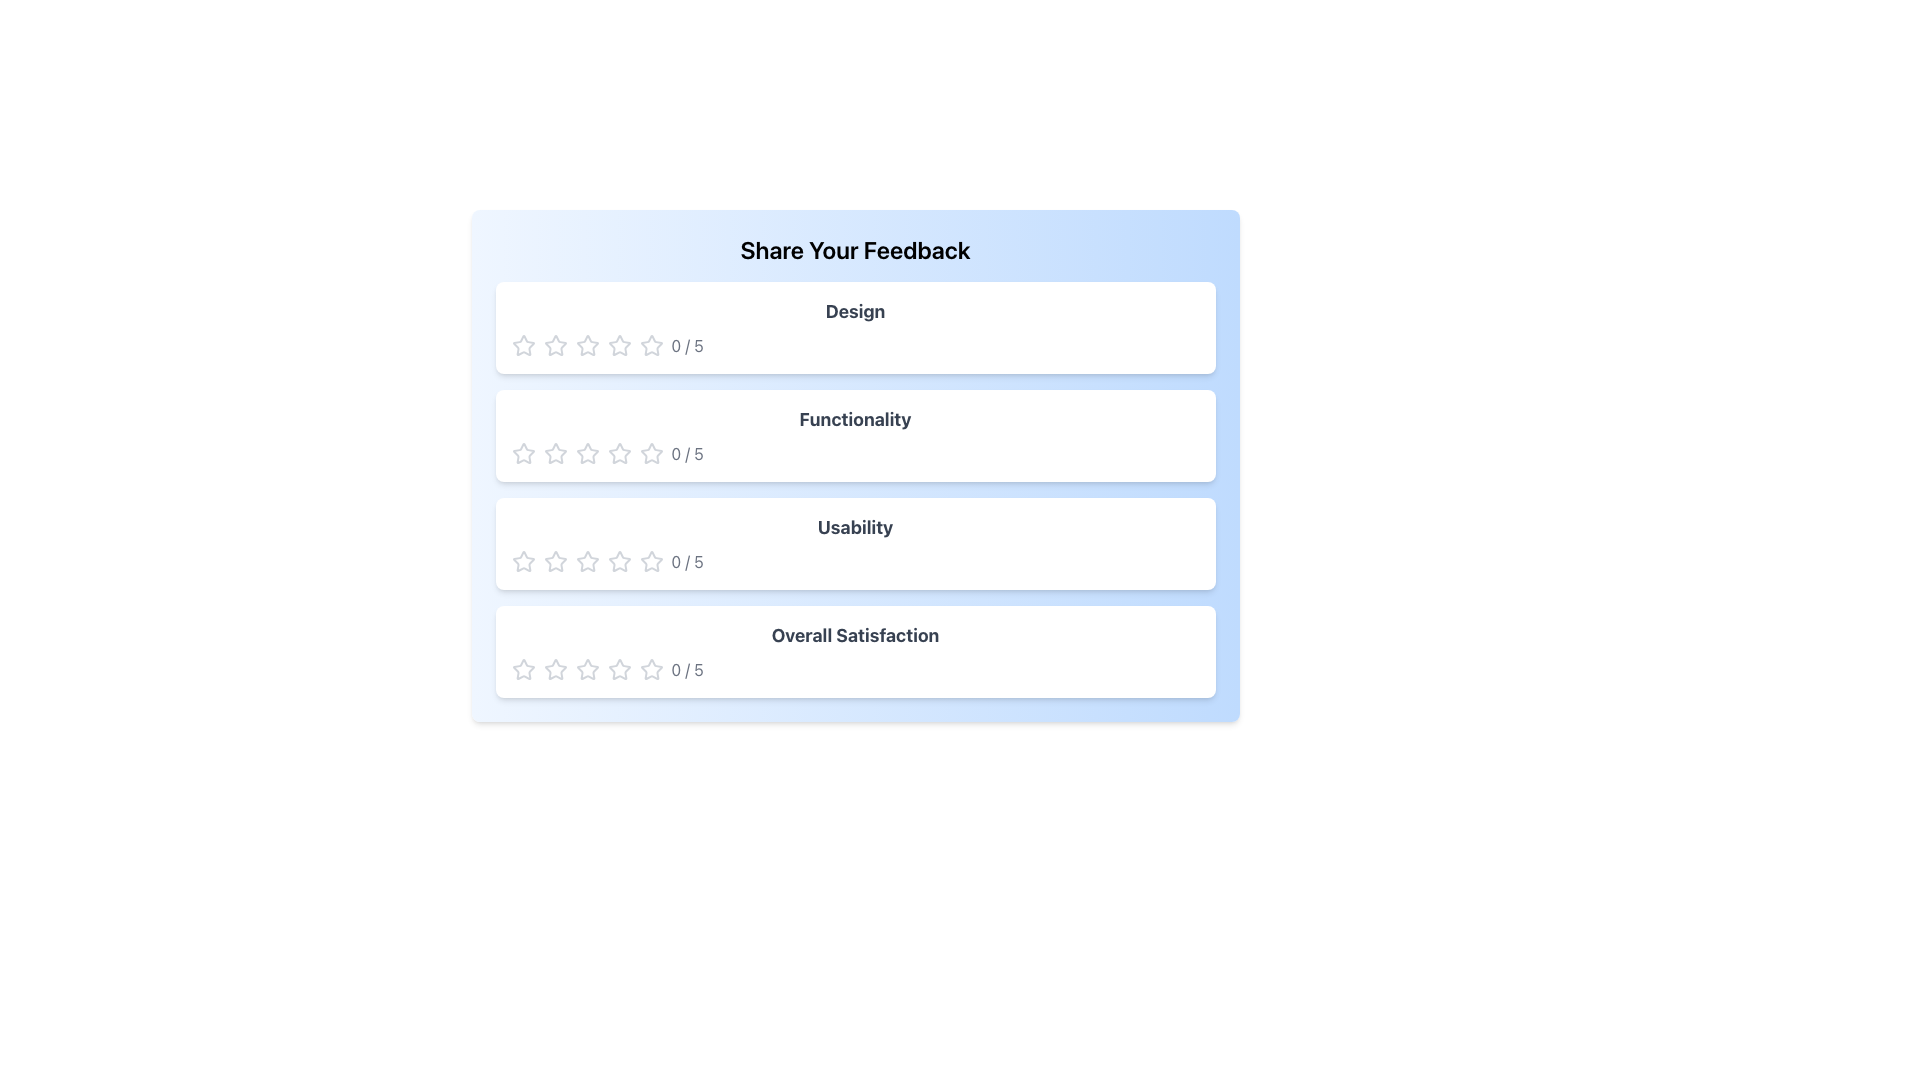 This screenshot has width=1920, height=1080. I want to click on the third star in the set of five-star icons to rate the Usability aspect, so click(618, 561).